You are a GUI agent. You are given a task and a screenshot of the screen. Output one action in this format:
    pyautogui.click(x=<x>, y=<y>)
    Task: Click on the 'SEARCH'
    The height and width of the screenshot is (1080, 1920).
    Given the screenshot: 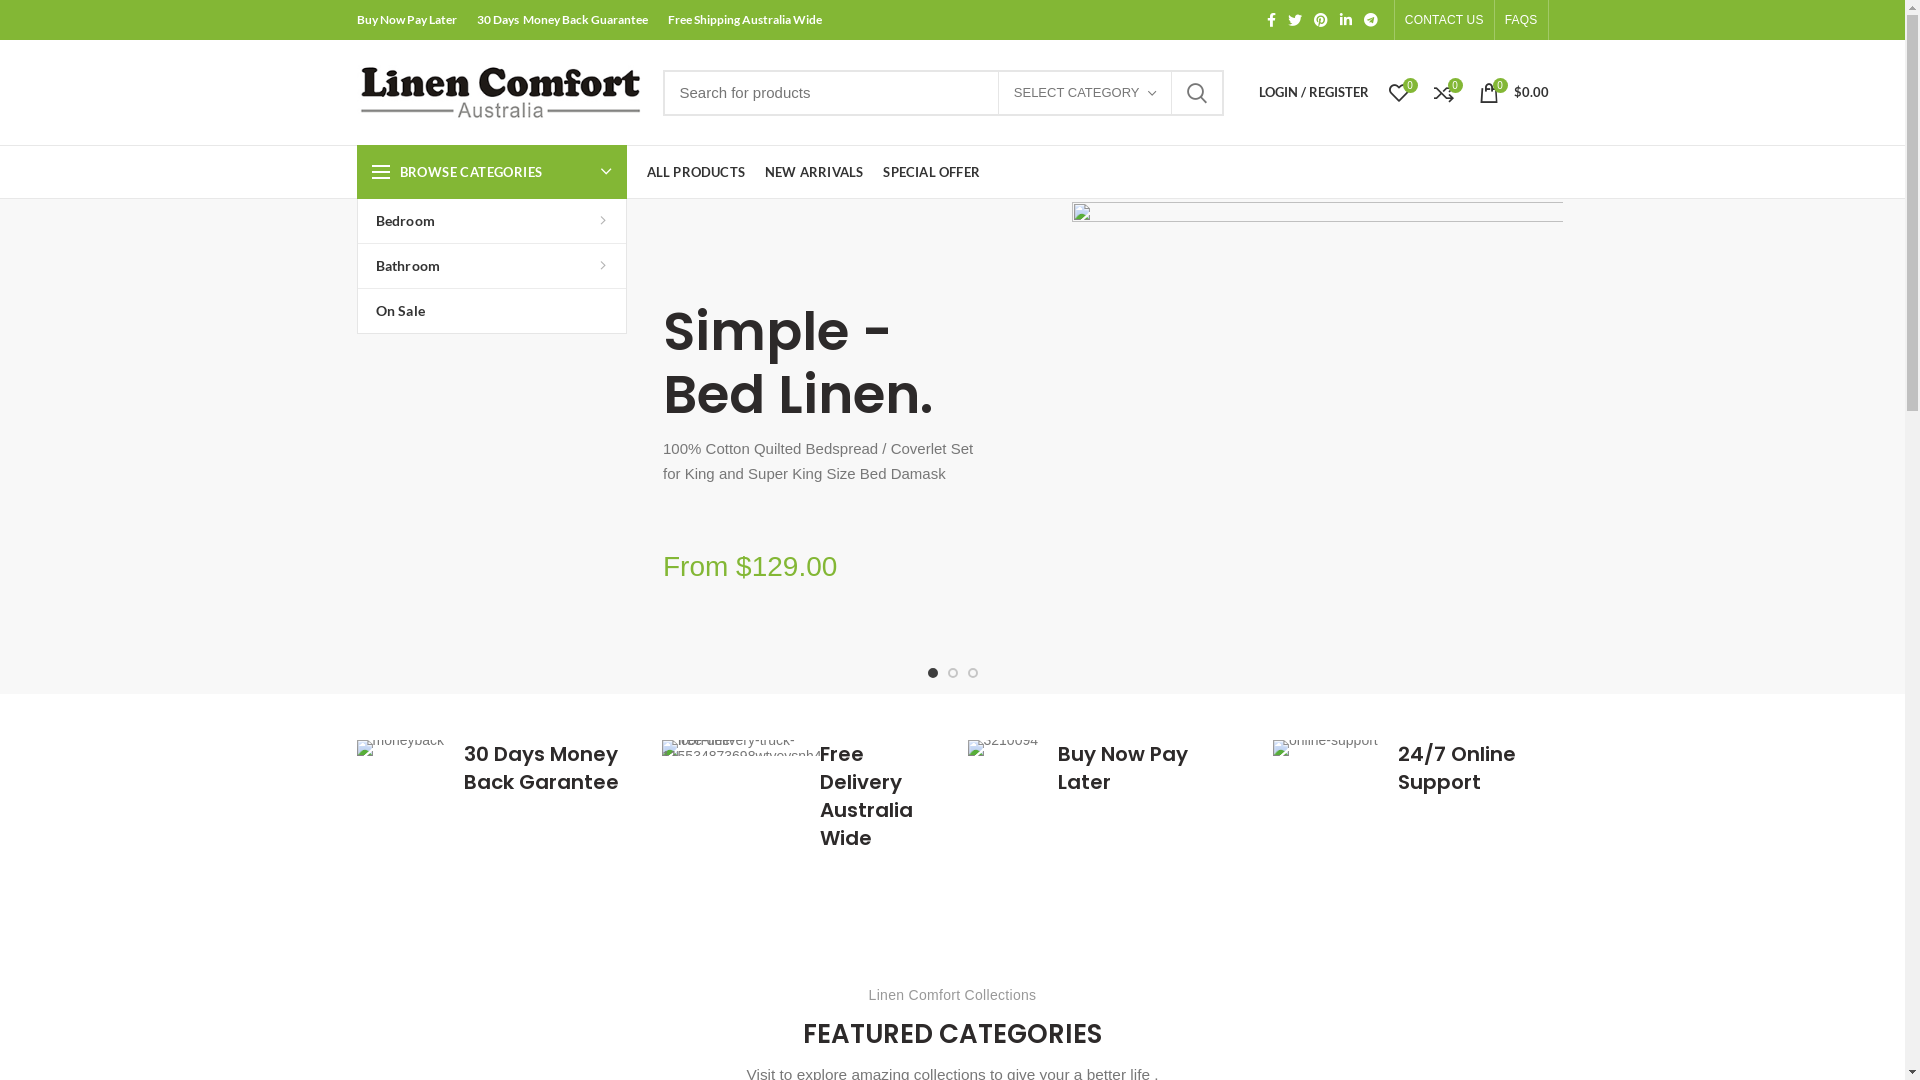 What is the action you would take?
    pyautogui.click(x=1196, y=92)
    